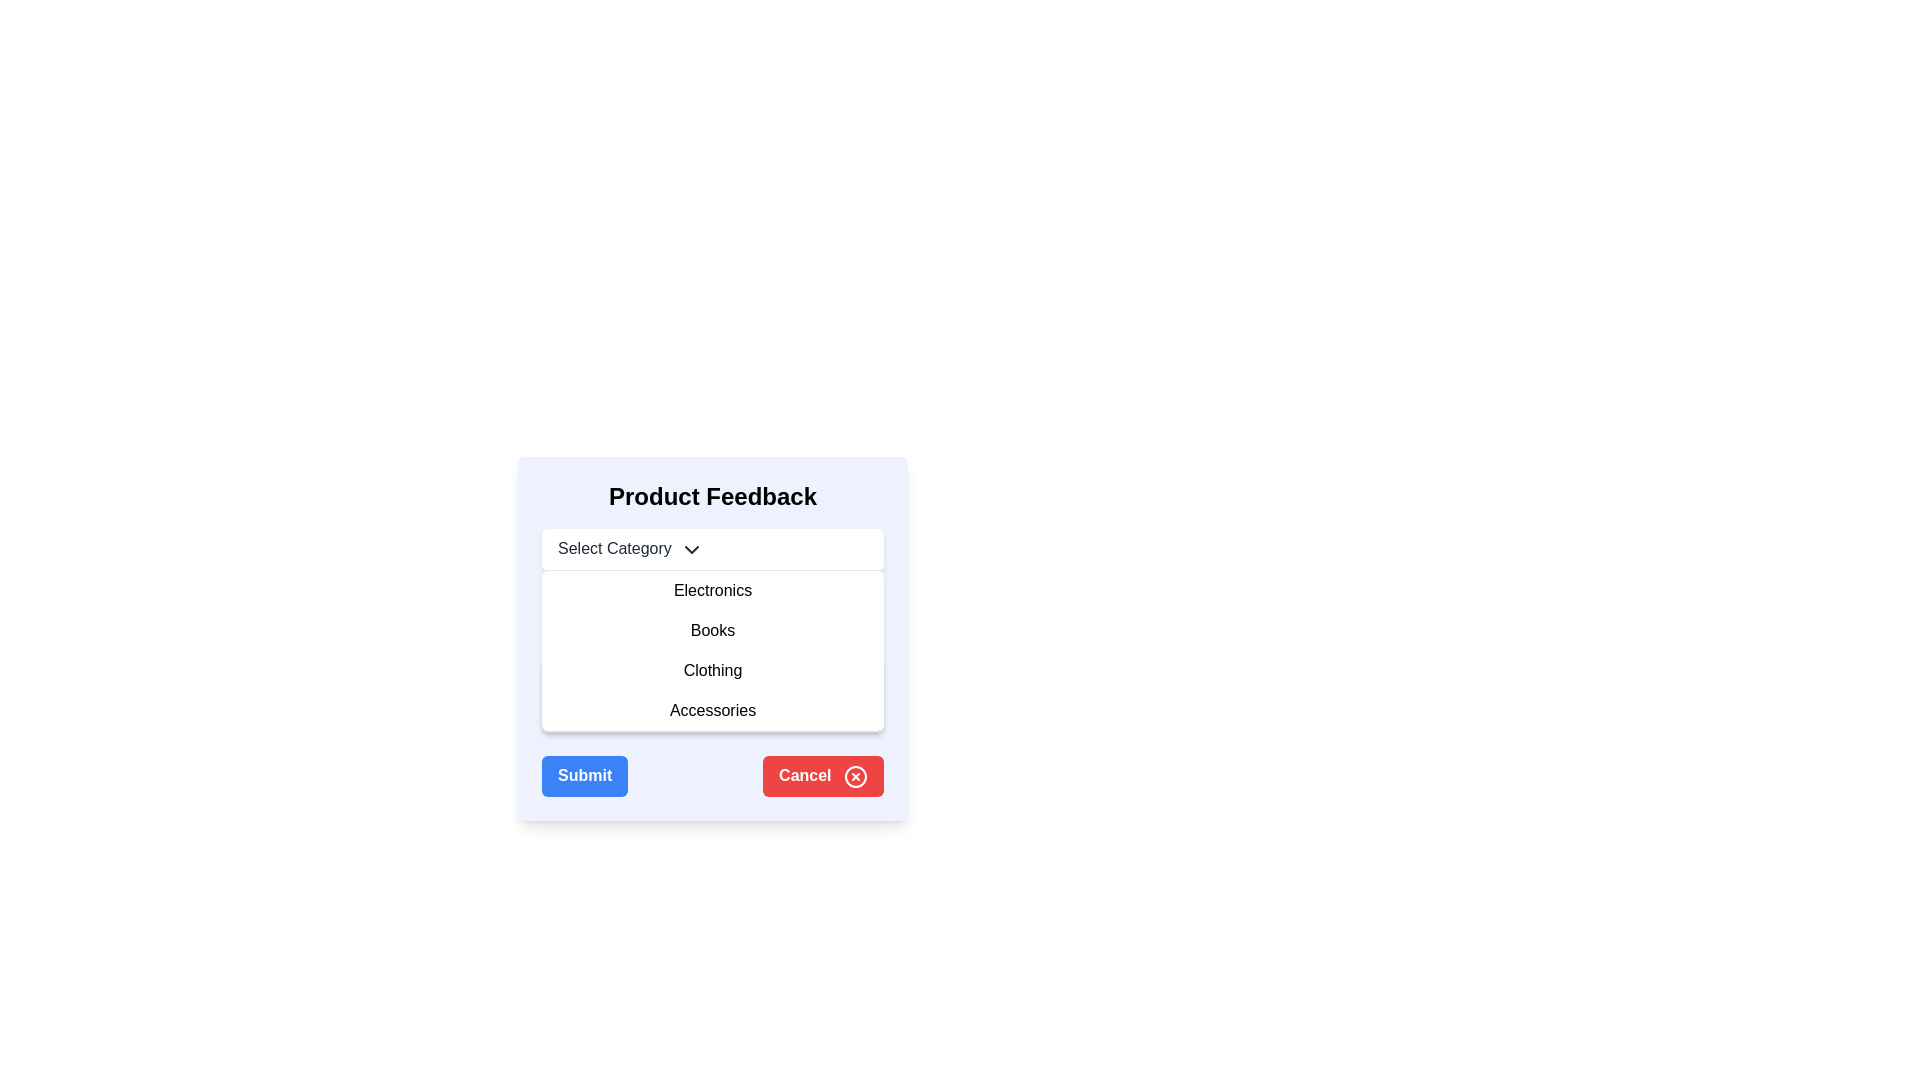 The image size is (1920, 1080). What do you see at coordinates (713, 628) in the screenshot?
I see `the 'Books' dropdown menu option` at bounding box center [713, 628].